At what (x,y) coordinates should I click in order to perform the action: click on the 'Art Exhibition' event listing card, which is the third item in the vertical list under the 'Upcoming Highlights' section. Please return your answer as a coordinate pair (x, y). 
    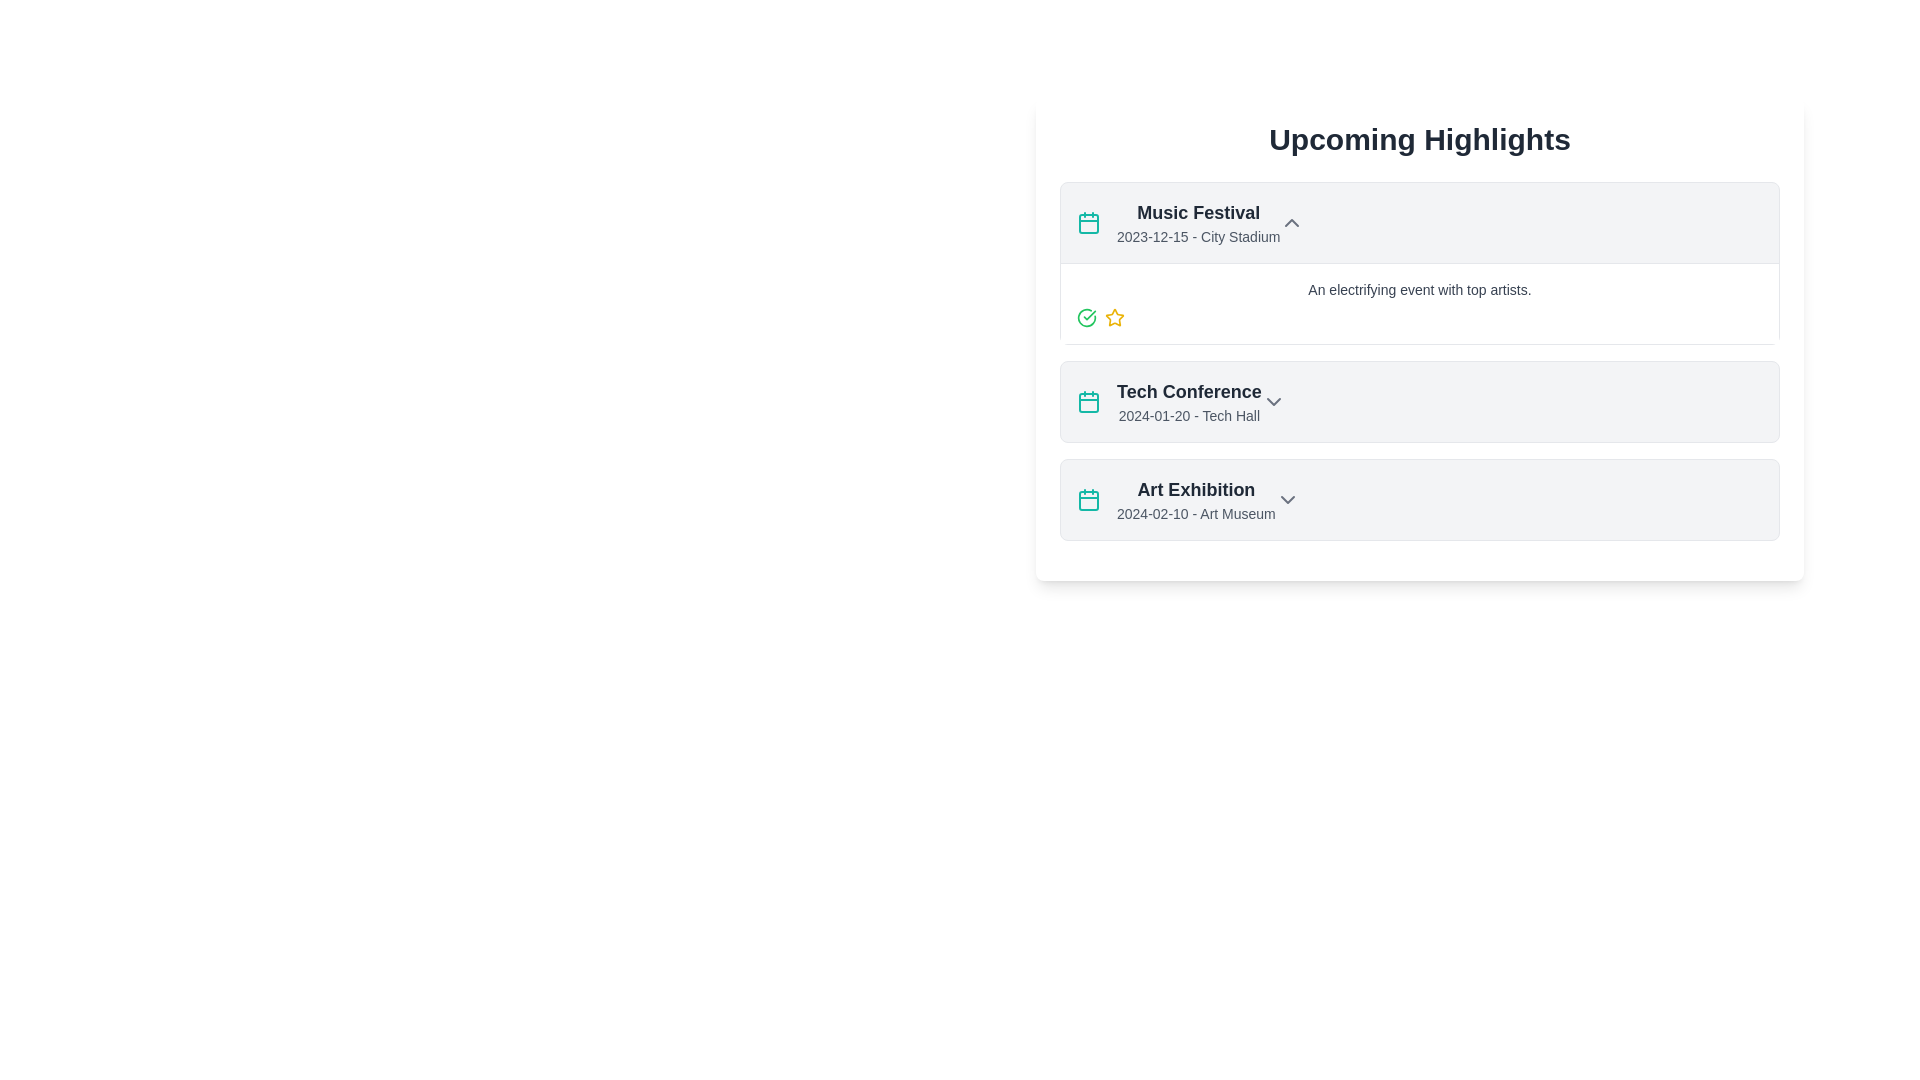
    Looking at the image, I should click on (1419, 499).